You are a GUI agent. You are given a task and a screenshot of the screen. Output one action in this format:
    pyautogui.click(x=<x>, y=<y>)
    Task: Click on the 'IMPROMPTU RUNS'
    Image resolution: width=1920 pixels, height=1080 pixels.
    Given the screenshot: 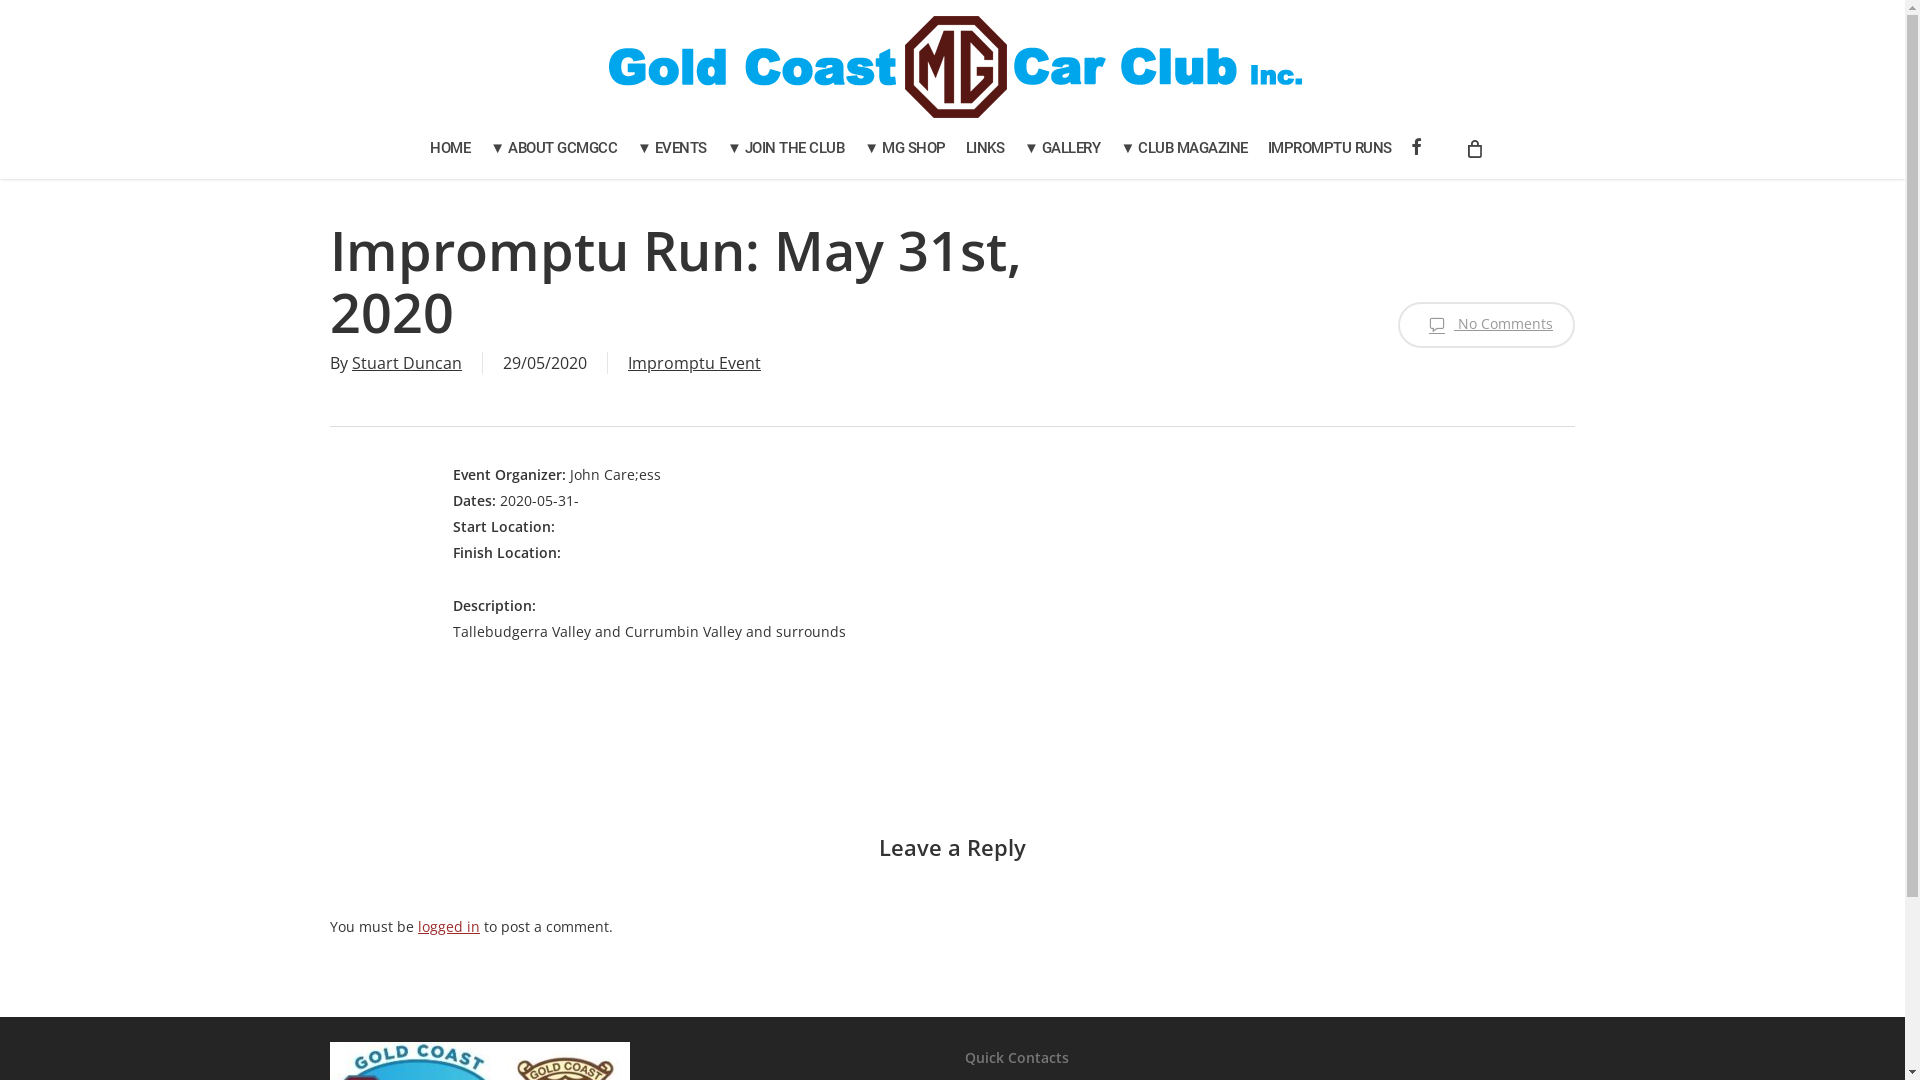 What is the action you would take?
    pyautogui.click(x=1329, y=146)
    